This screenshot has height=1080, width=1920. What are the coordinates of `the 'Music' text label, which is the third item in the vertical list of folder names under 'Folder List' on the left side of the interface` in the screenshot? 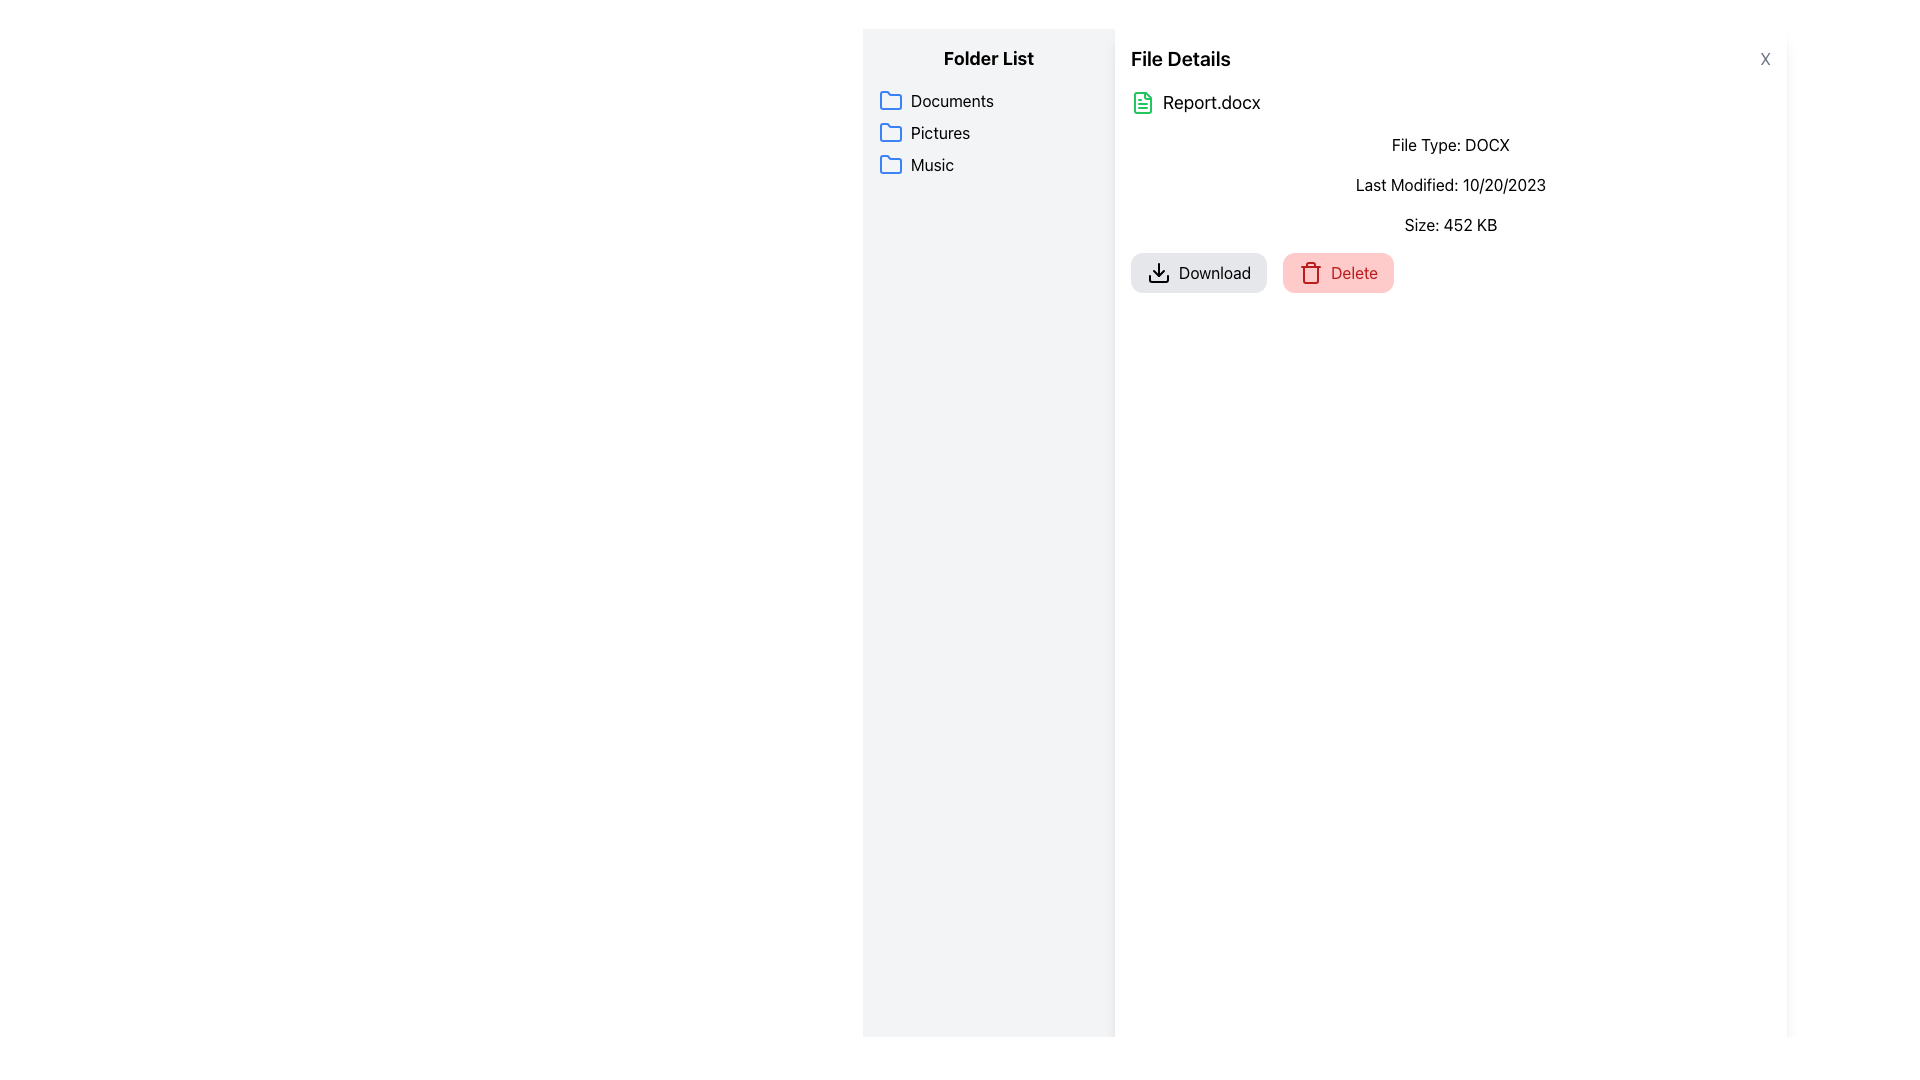 It's located at (931, 164).